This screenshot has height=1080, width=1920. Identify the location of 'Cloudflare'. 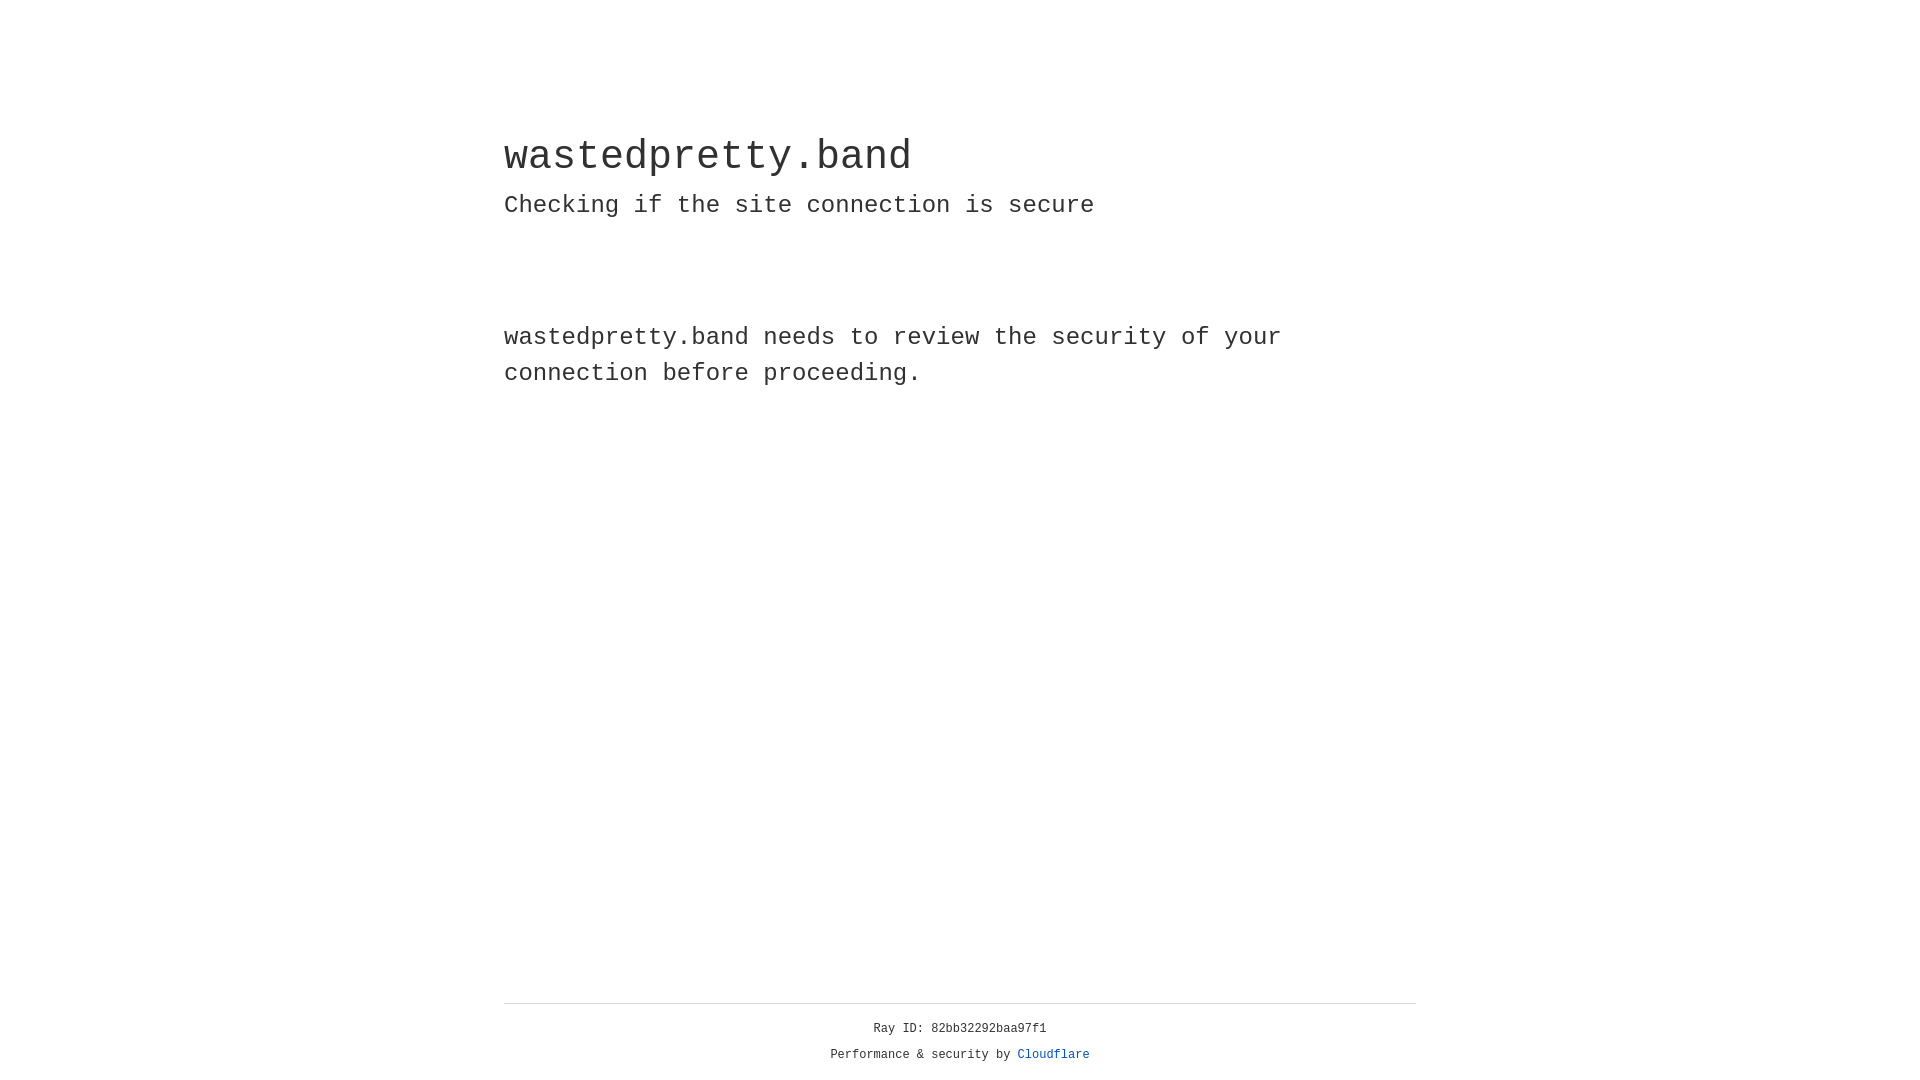
(1053, 1054).